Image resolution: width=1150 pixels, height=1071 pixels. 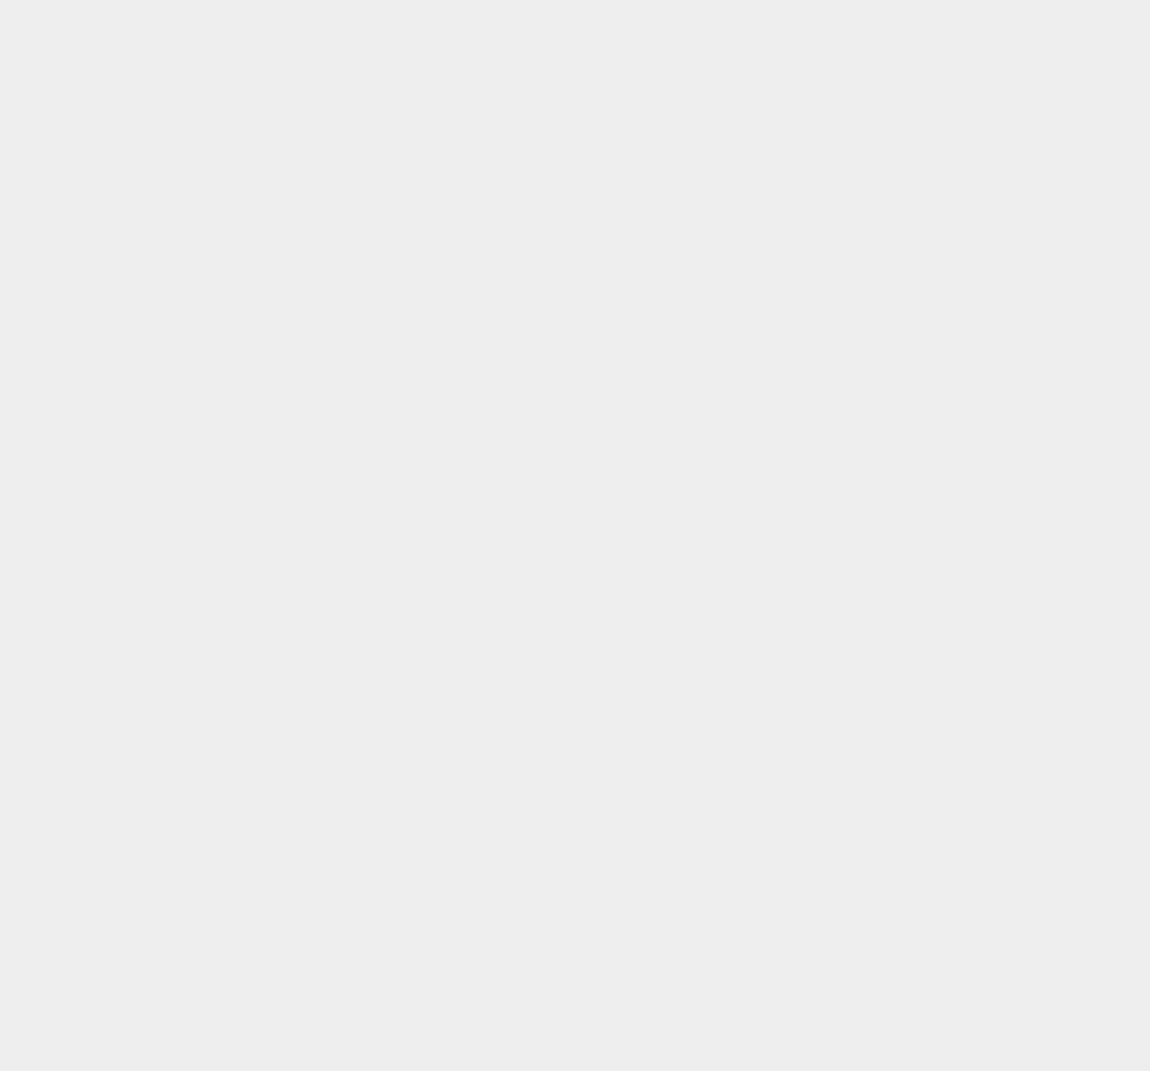 What do you see at coordinates (812, 788) in the screenshot?
I see `'Podcasts'` at bounding box center [812, 788].